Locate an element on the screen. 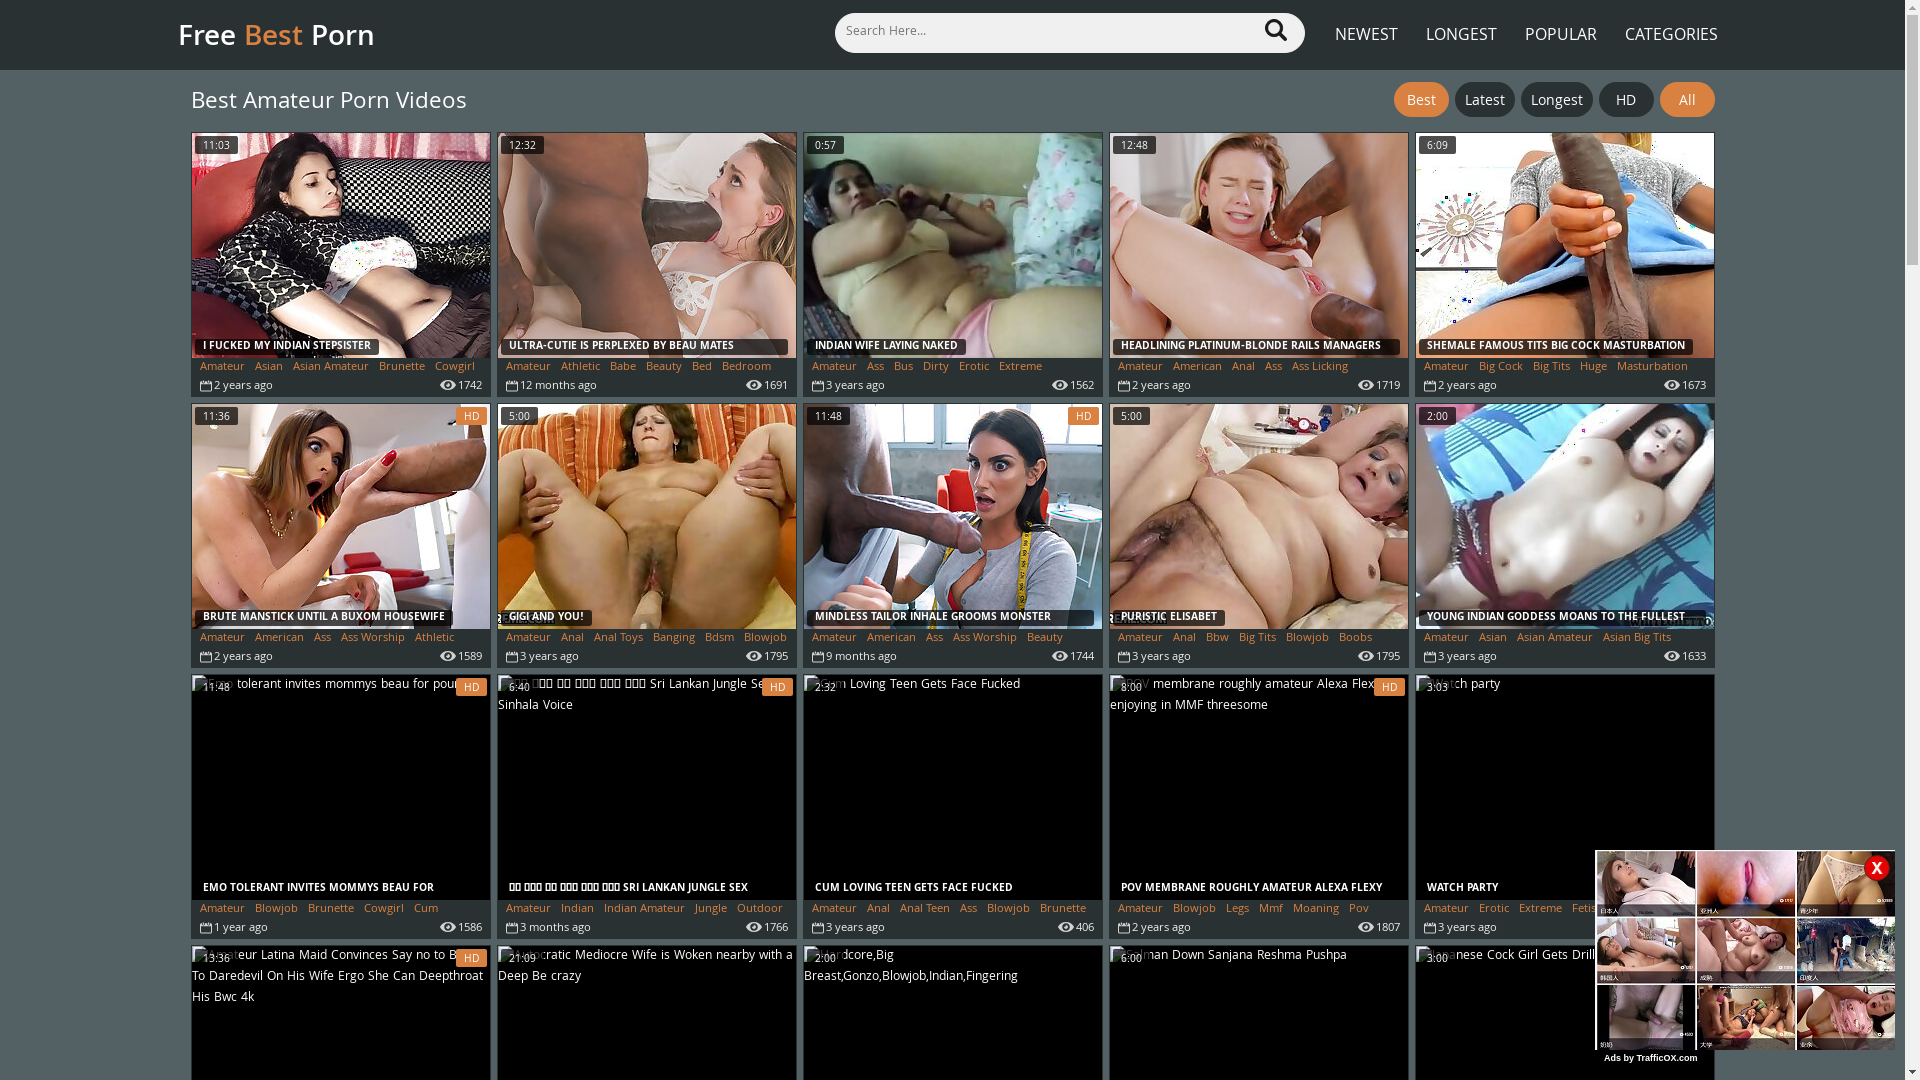  'Amateur' is located at coordinates (1423, 367).